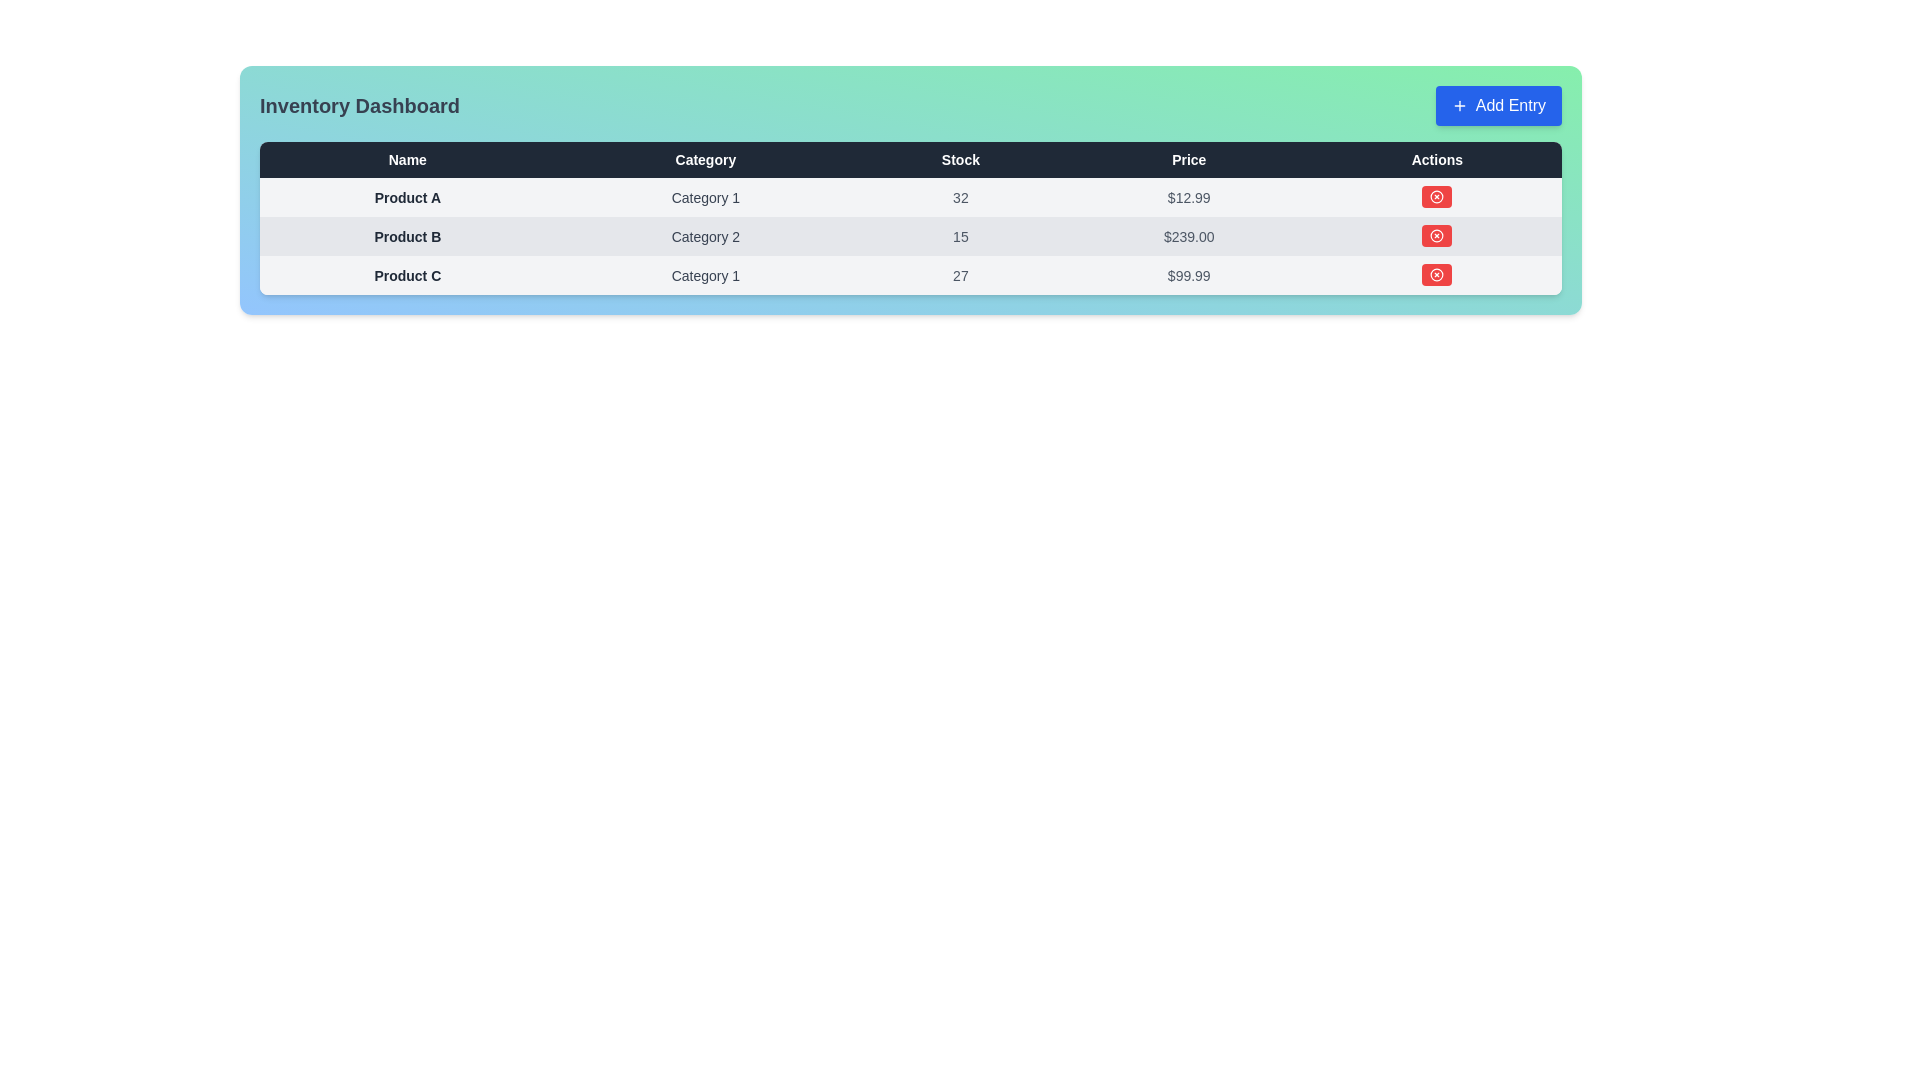 Image resolution: width=1920 pixels, height=1080 pixels. What do you see at coordinates (1436, 196) in the screenshot?
I see `the circular red icon located in the first row of the 'Actions' column of the inventory table` at bounding box center [1436, 196].